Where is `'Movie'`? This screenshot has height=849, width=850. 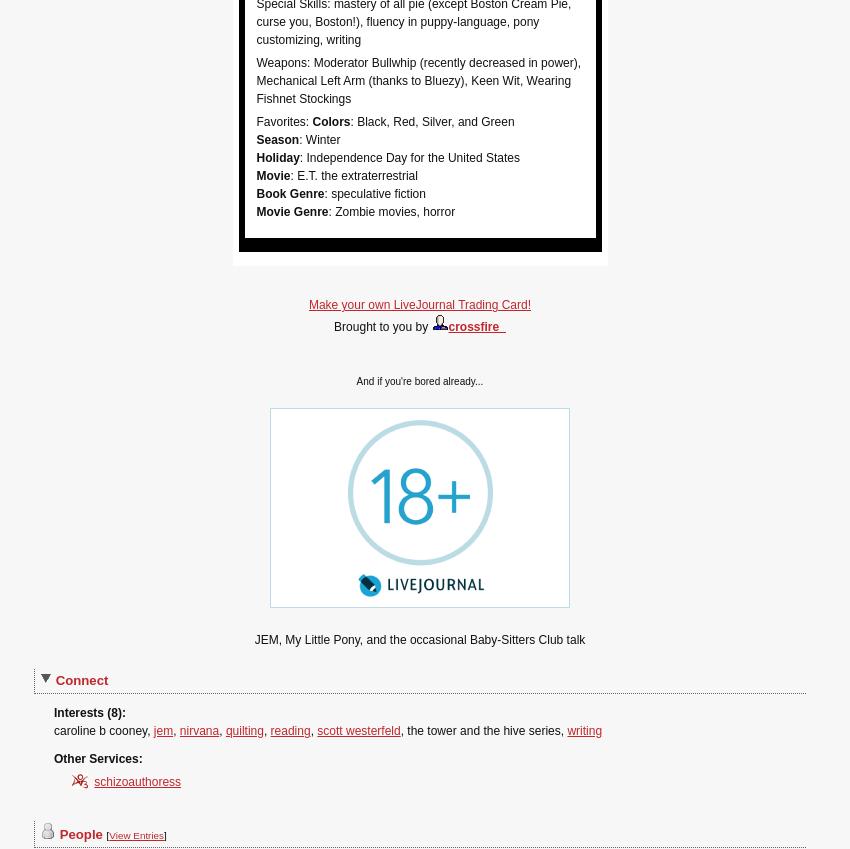
'Movie' is located at coordinates (272, 174).